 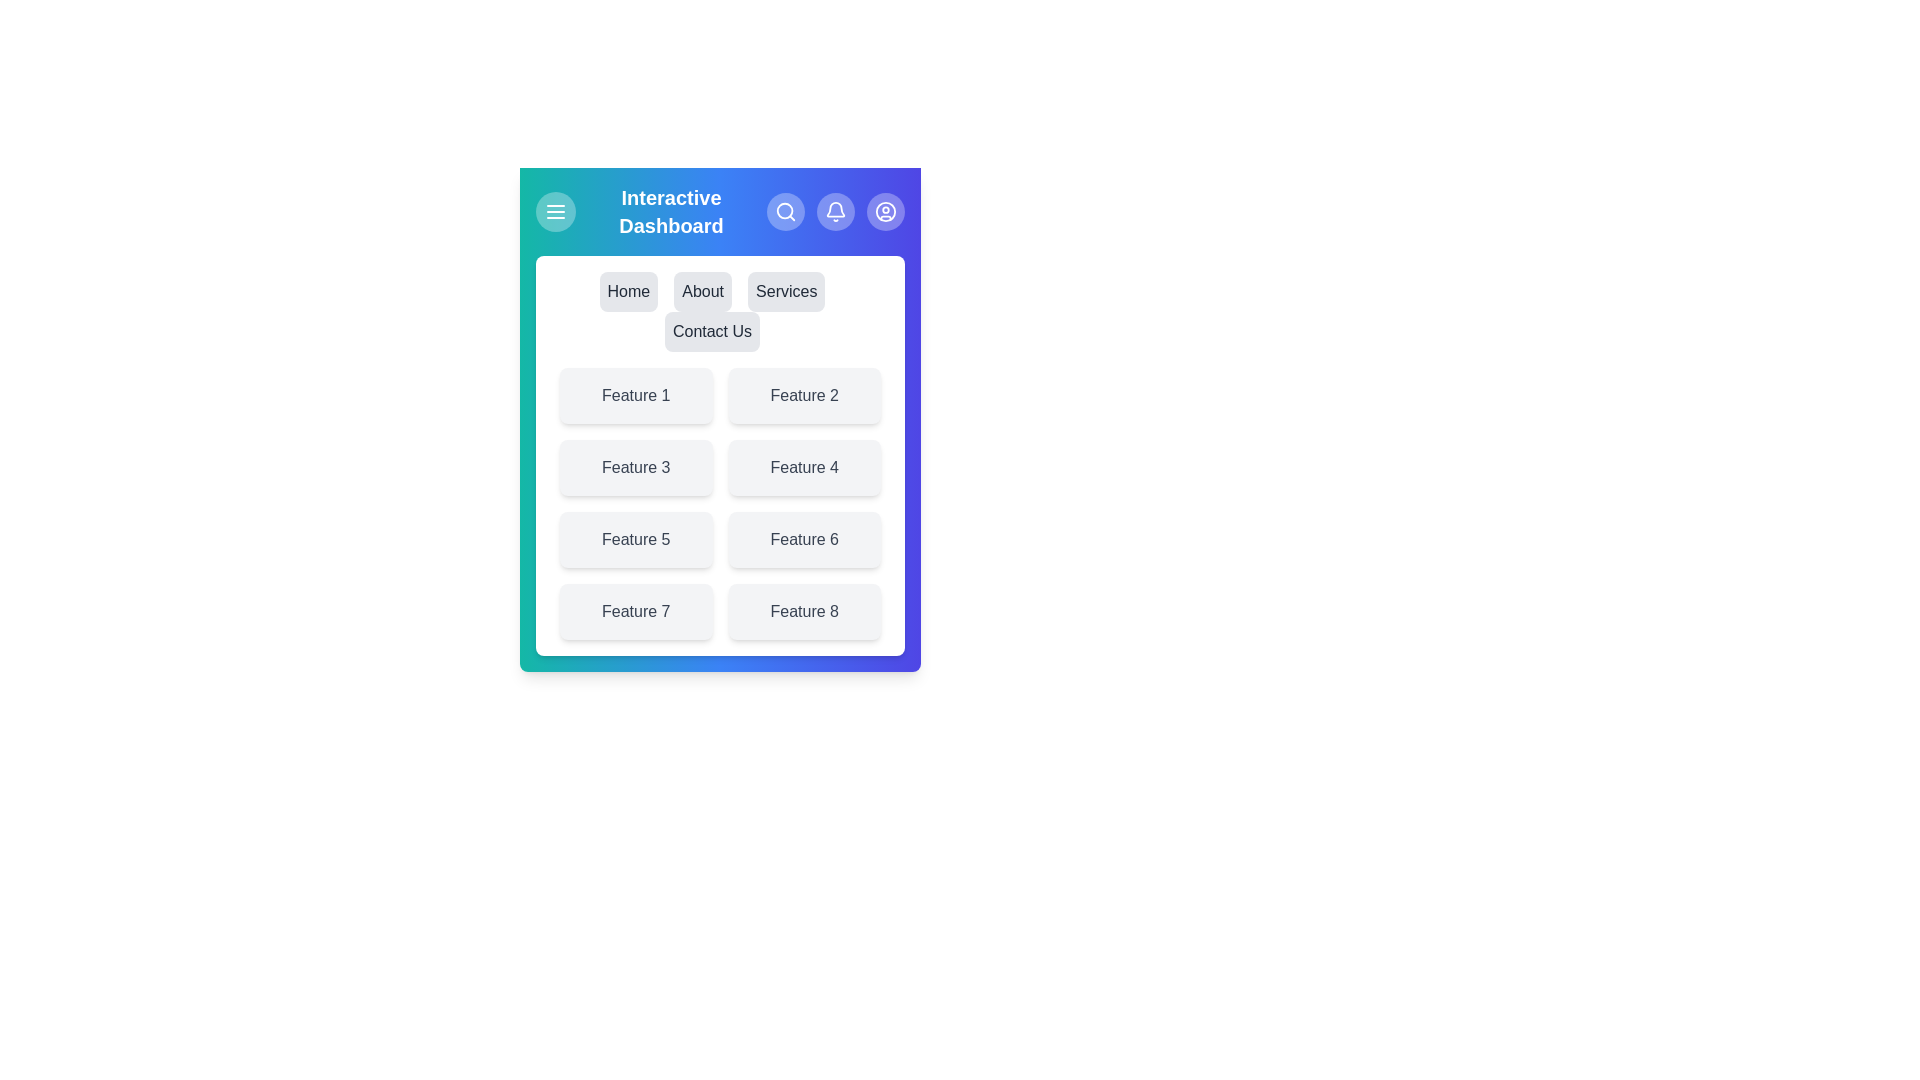 What do you see at coordinates (703, 292) in the screenshot?
I see `the menu item labeled About to navigate to the respective page` at bounding box center [703, 292].